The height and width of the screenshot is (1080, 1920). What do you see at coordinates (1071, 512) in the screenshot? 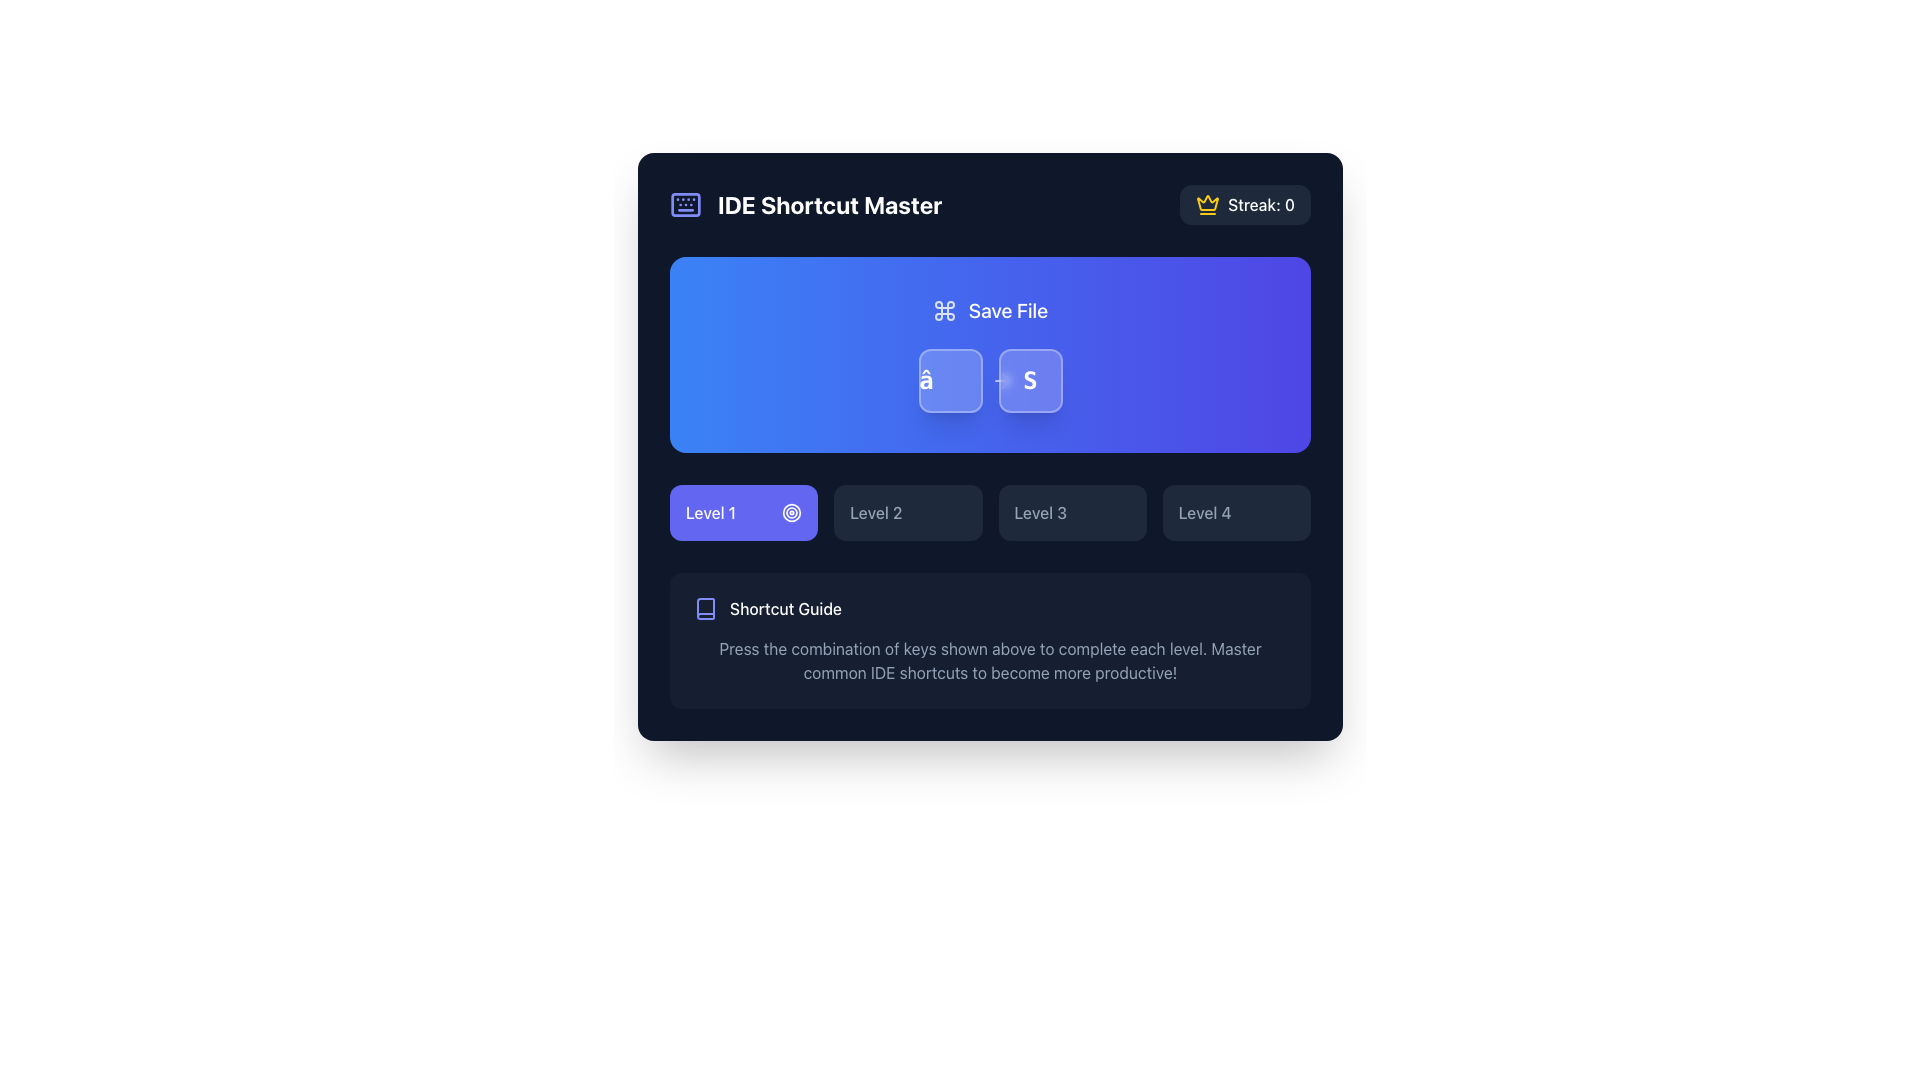
I see `keyboard navigation` at bounding box center [1071, 512].